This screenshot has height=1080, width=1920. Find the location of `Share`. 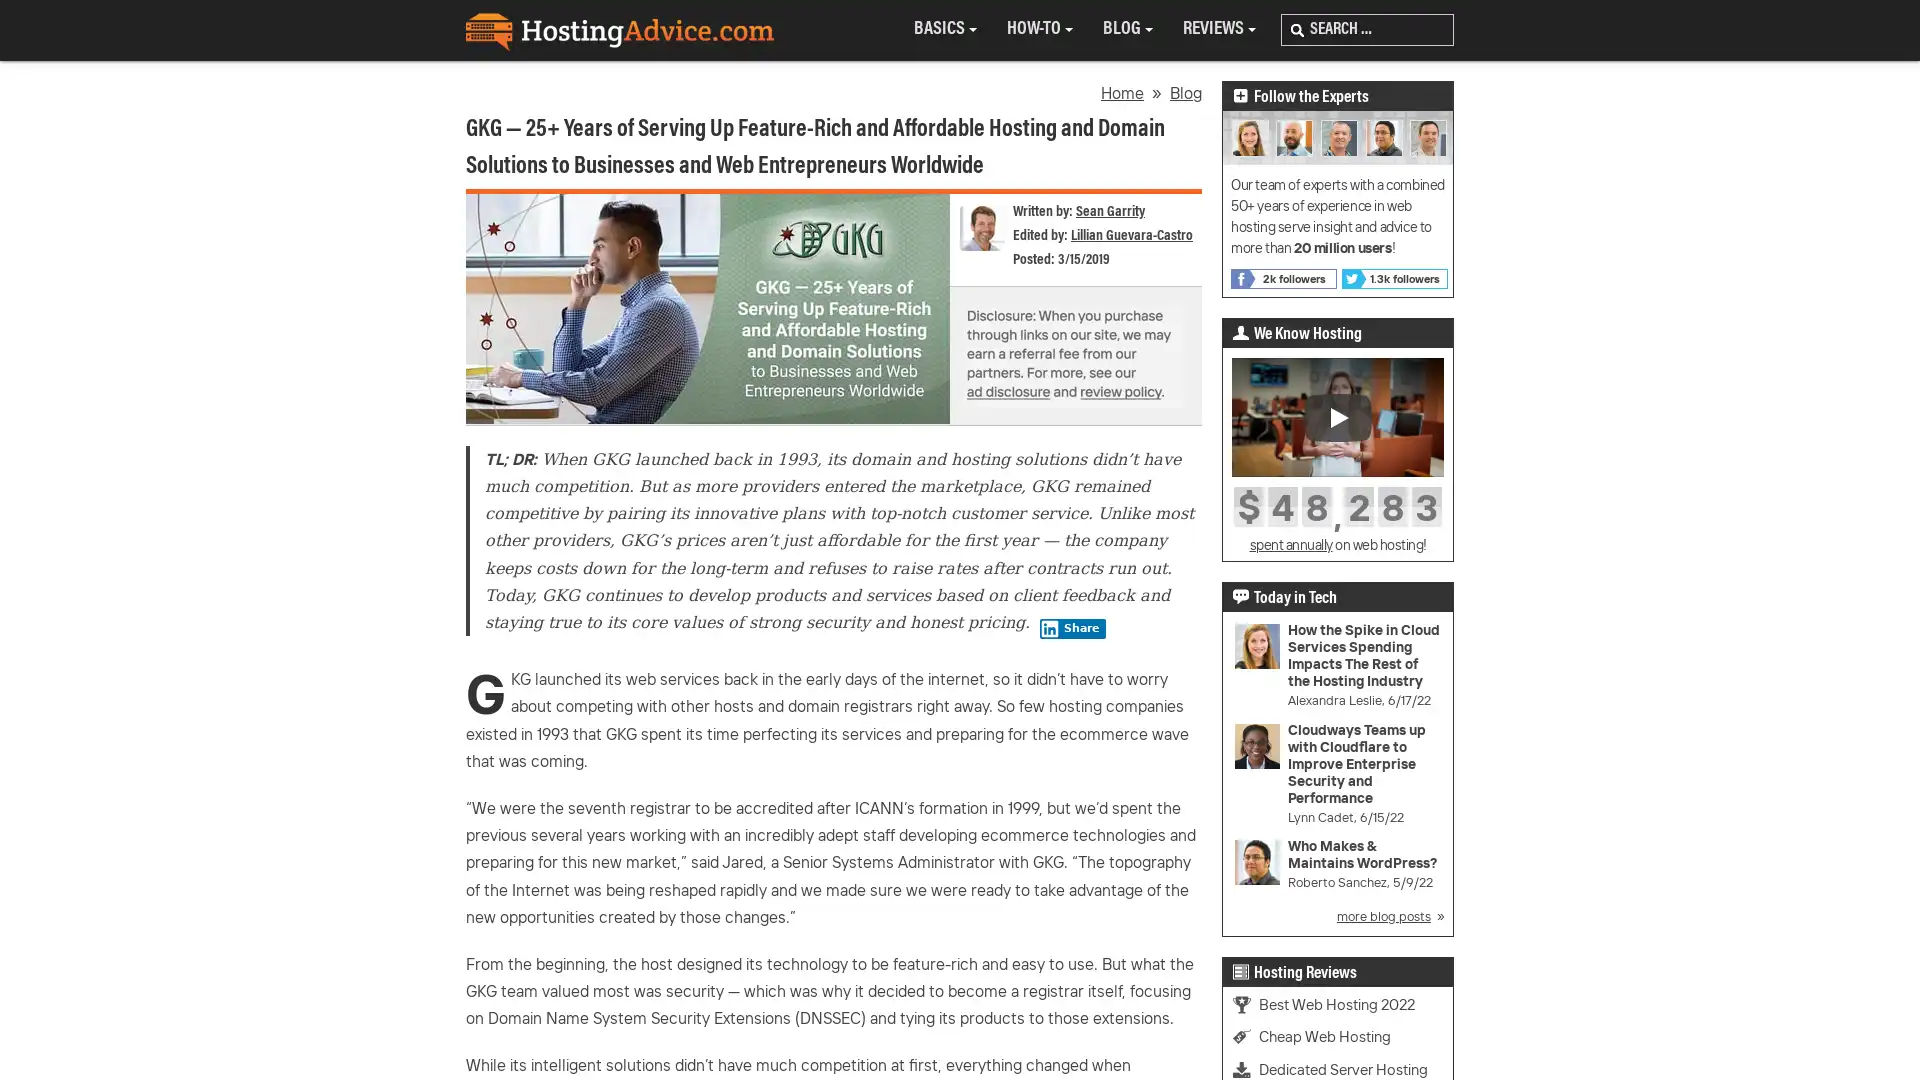

Share is located at coordinates (1071, 627).